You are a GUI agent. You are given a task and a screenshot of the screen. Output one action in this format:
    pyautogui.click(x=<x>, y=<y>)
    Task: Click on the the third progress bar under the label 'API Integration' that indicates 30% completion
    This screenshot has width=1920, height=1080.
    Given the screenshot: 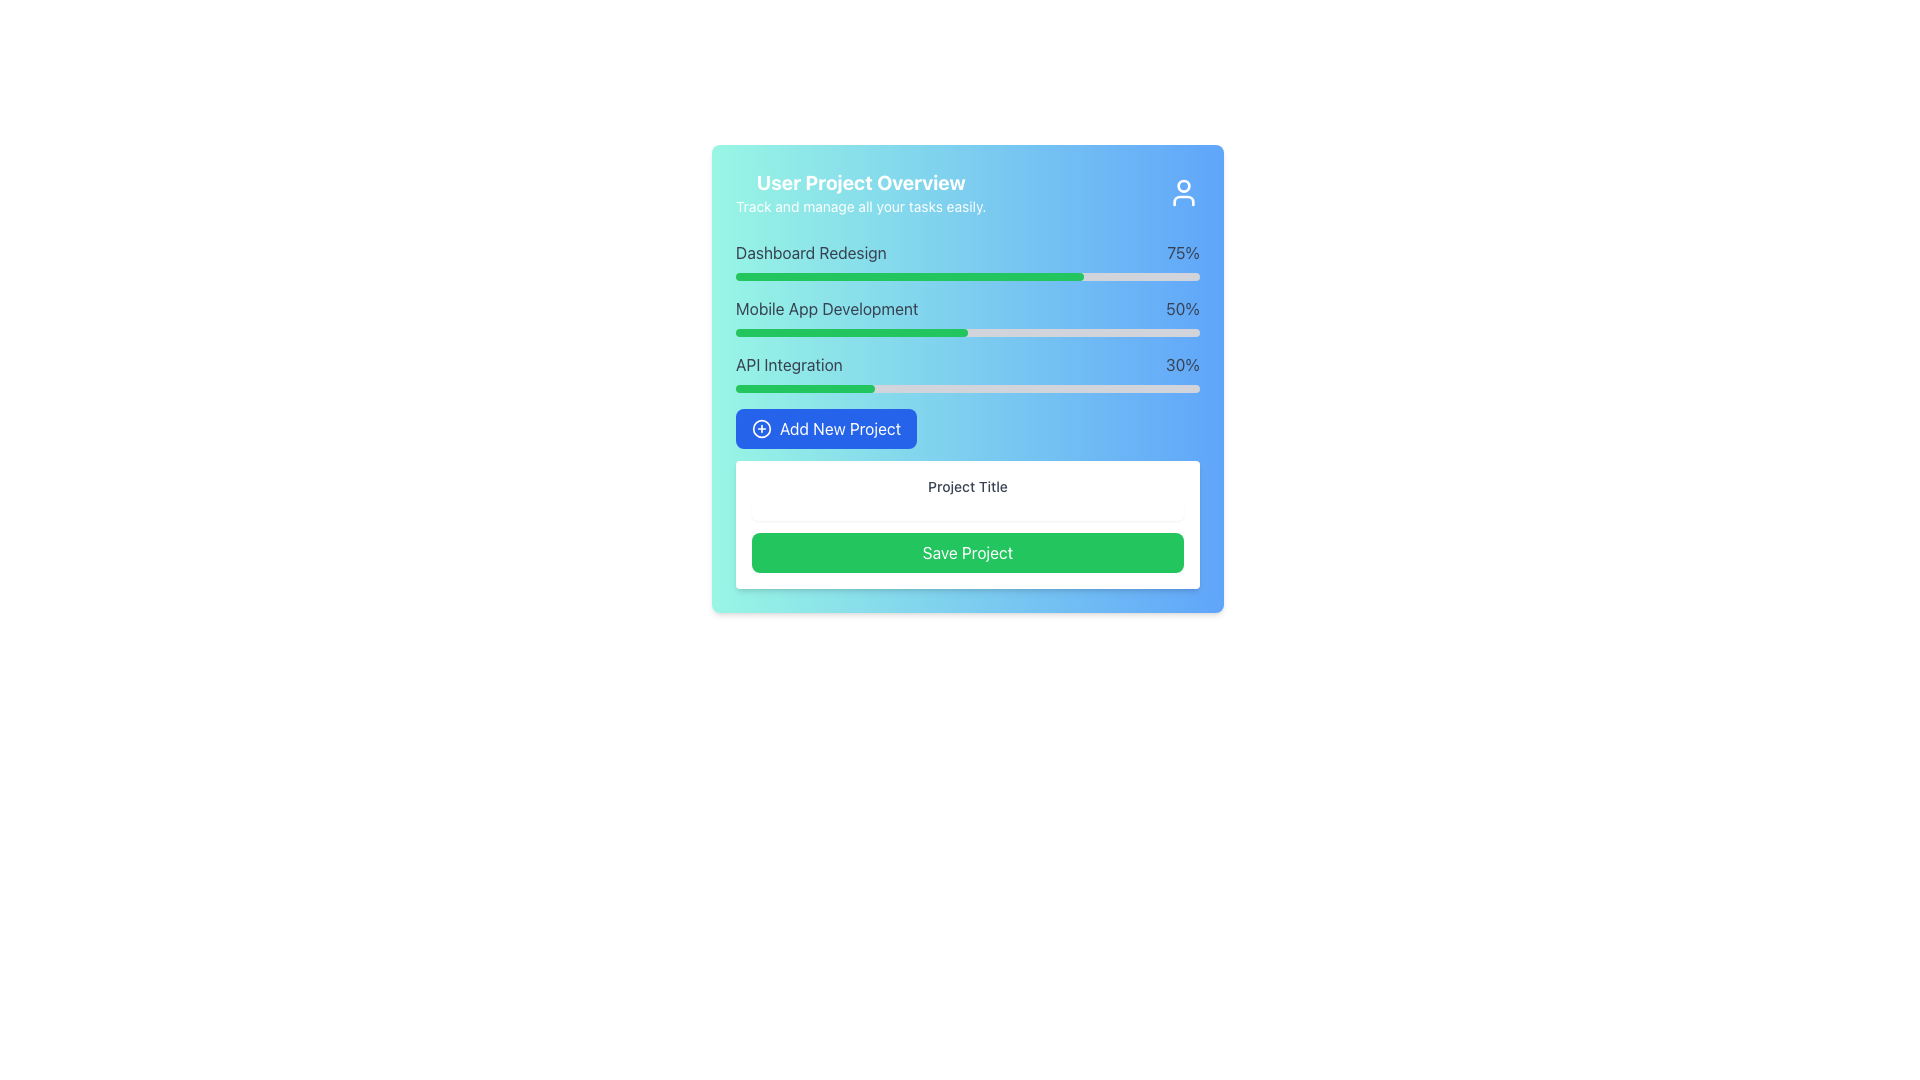 What is the action you would take?
    pyautogui.click(x=968, y=389)
    